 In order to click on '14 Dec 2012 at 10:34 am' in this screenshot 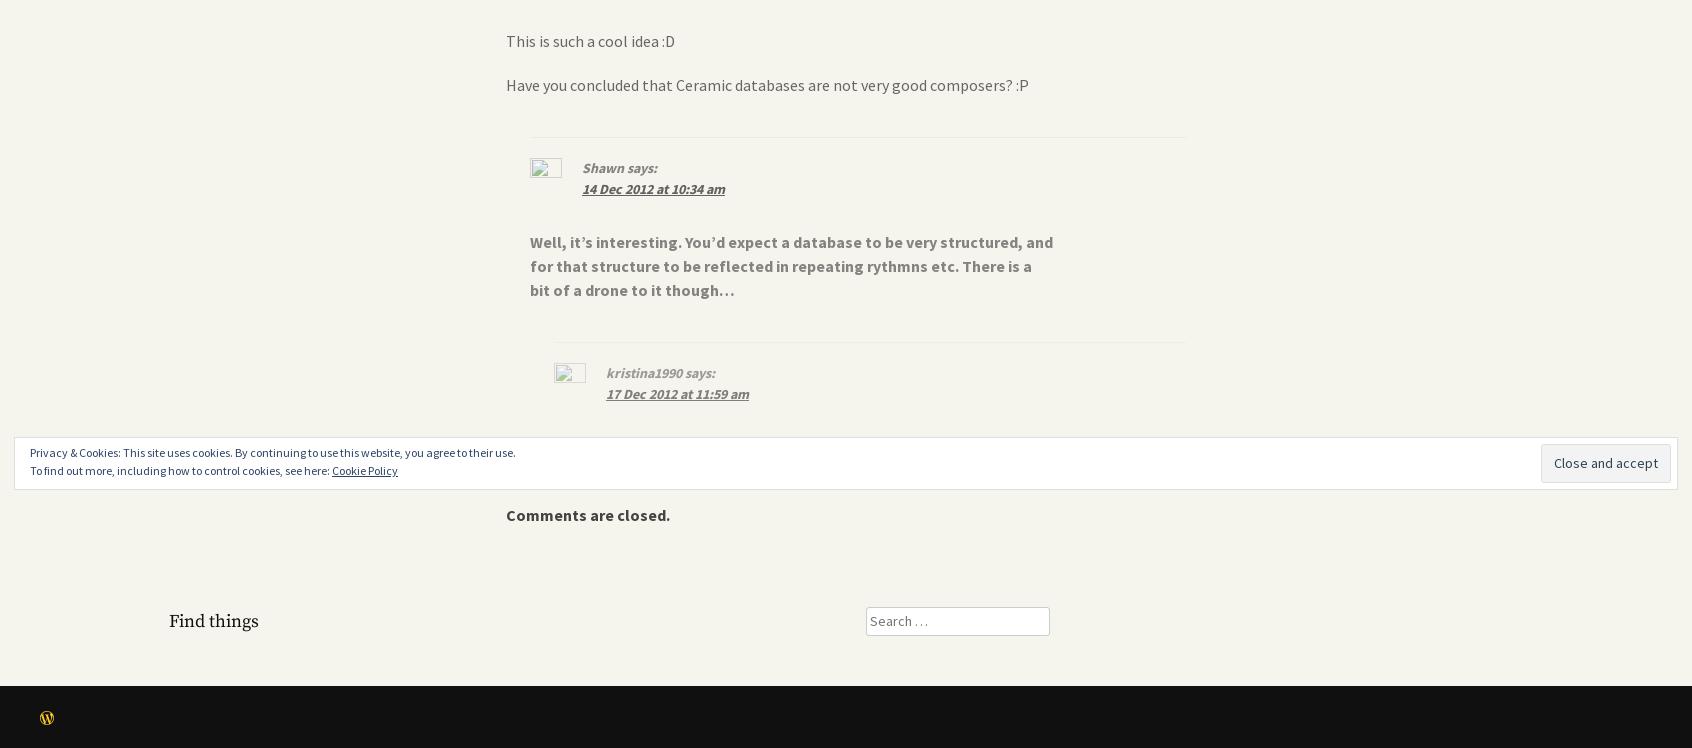, I will do `click(653, 189)`.